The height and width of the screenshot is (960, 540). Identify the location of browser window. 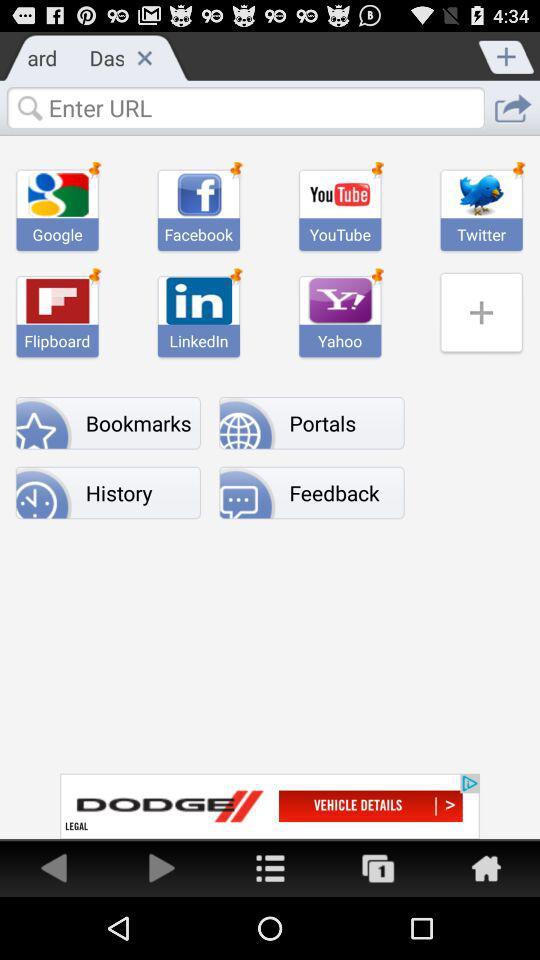
(143, 56).